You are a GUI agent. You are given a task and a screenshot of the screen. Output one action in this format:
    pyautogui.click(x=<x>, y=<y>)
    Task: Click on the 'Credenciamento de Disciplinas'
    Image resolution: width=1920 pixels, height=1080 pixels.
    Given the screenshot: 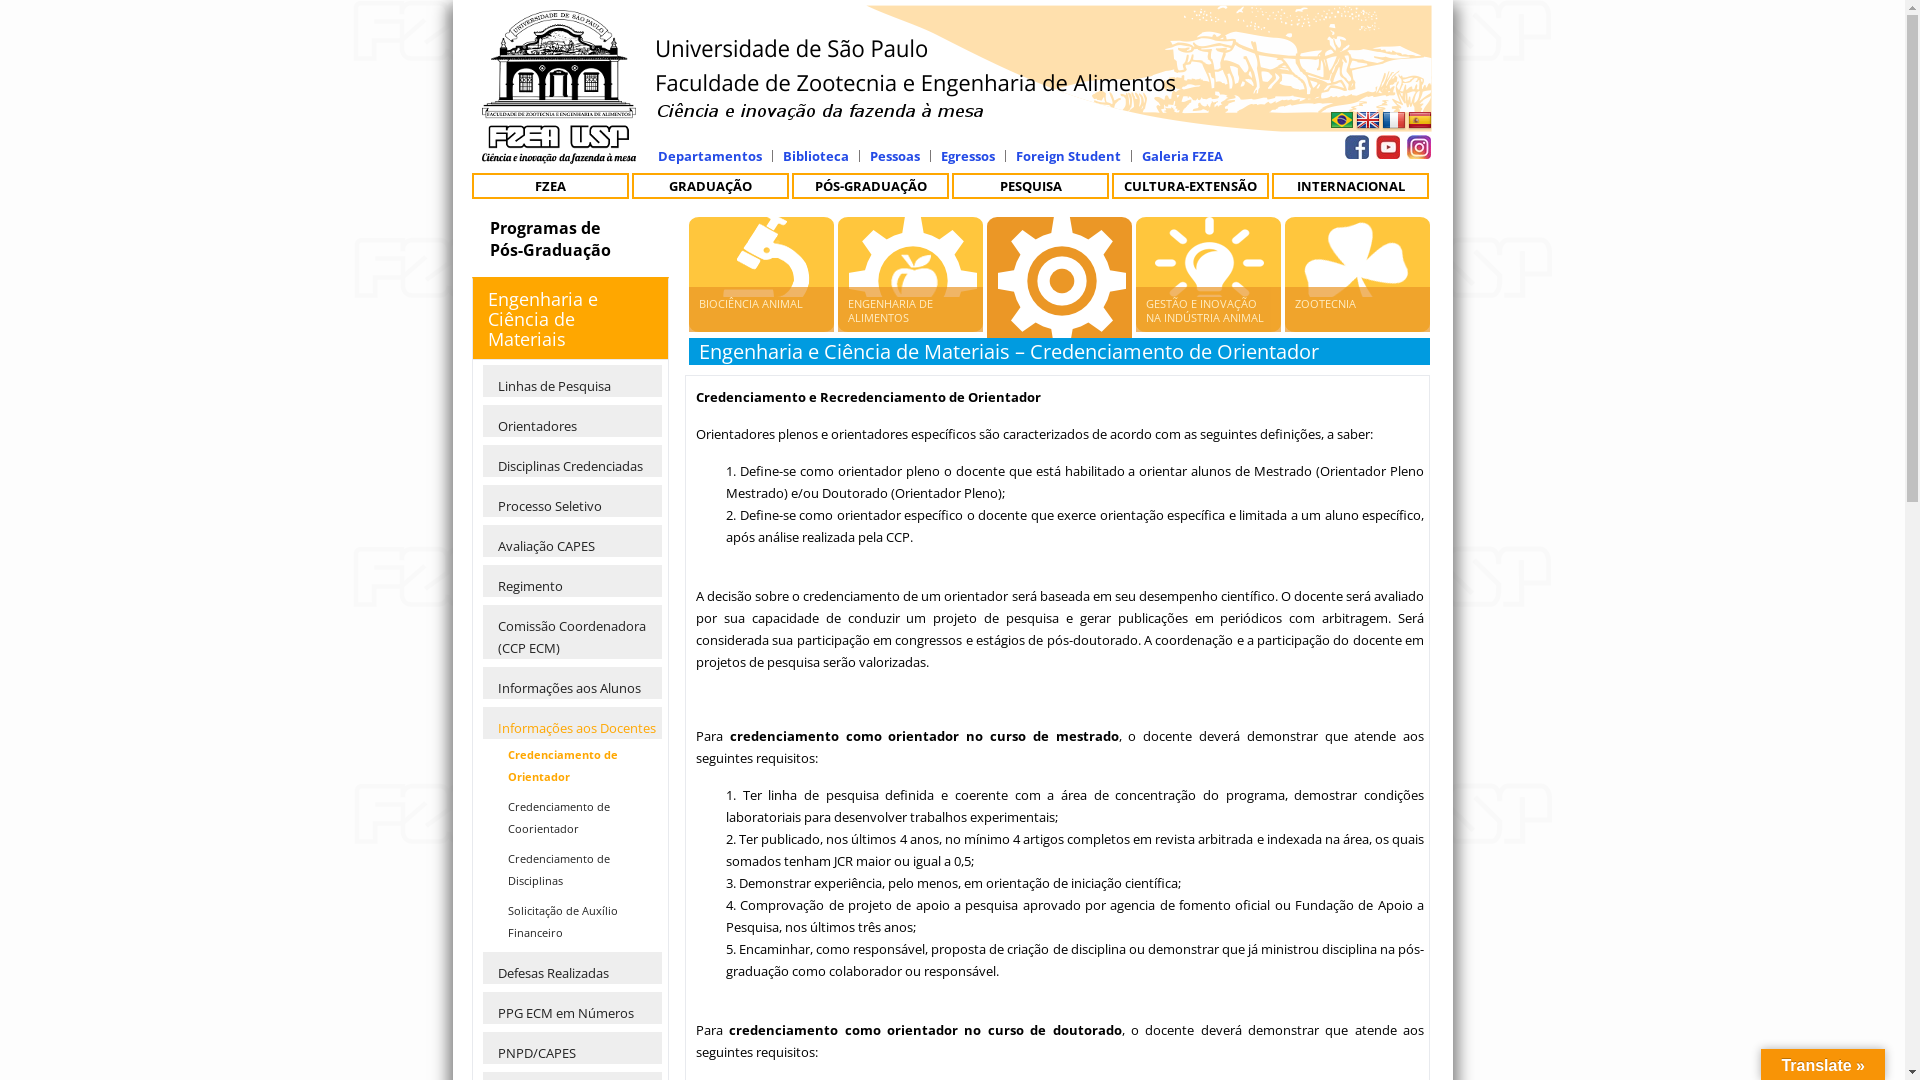 What is the action you would take?
    pyautogui.click(x=575, y=869)
    